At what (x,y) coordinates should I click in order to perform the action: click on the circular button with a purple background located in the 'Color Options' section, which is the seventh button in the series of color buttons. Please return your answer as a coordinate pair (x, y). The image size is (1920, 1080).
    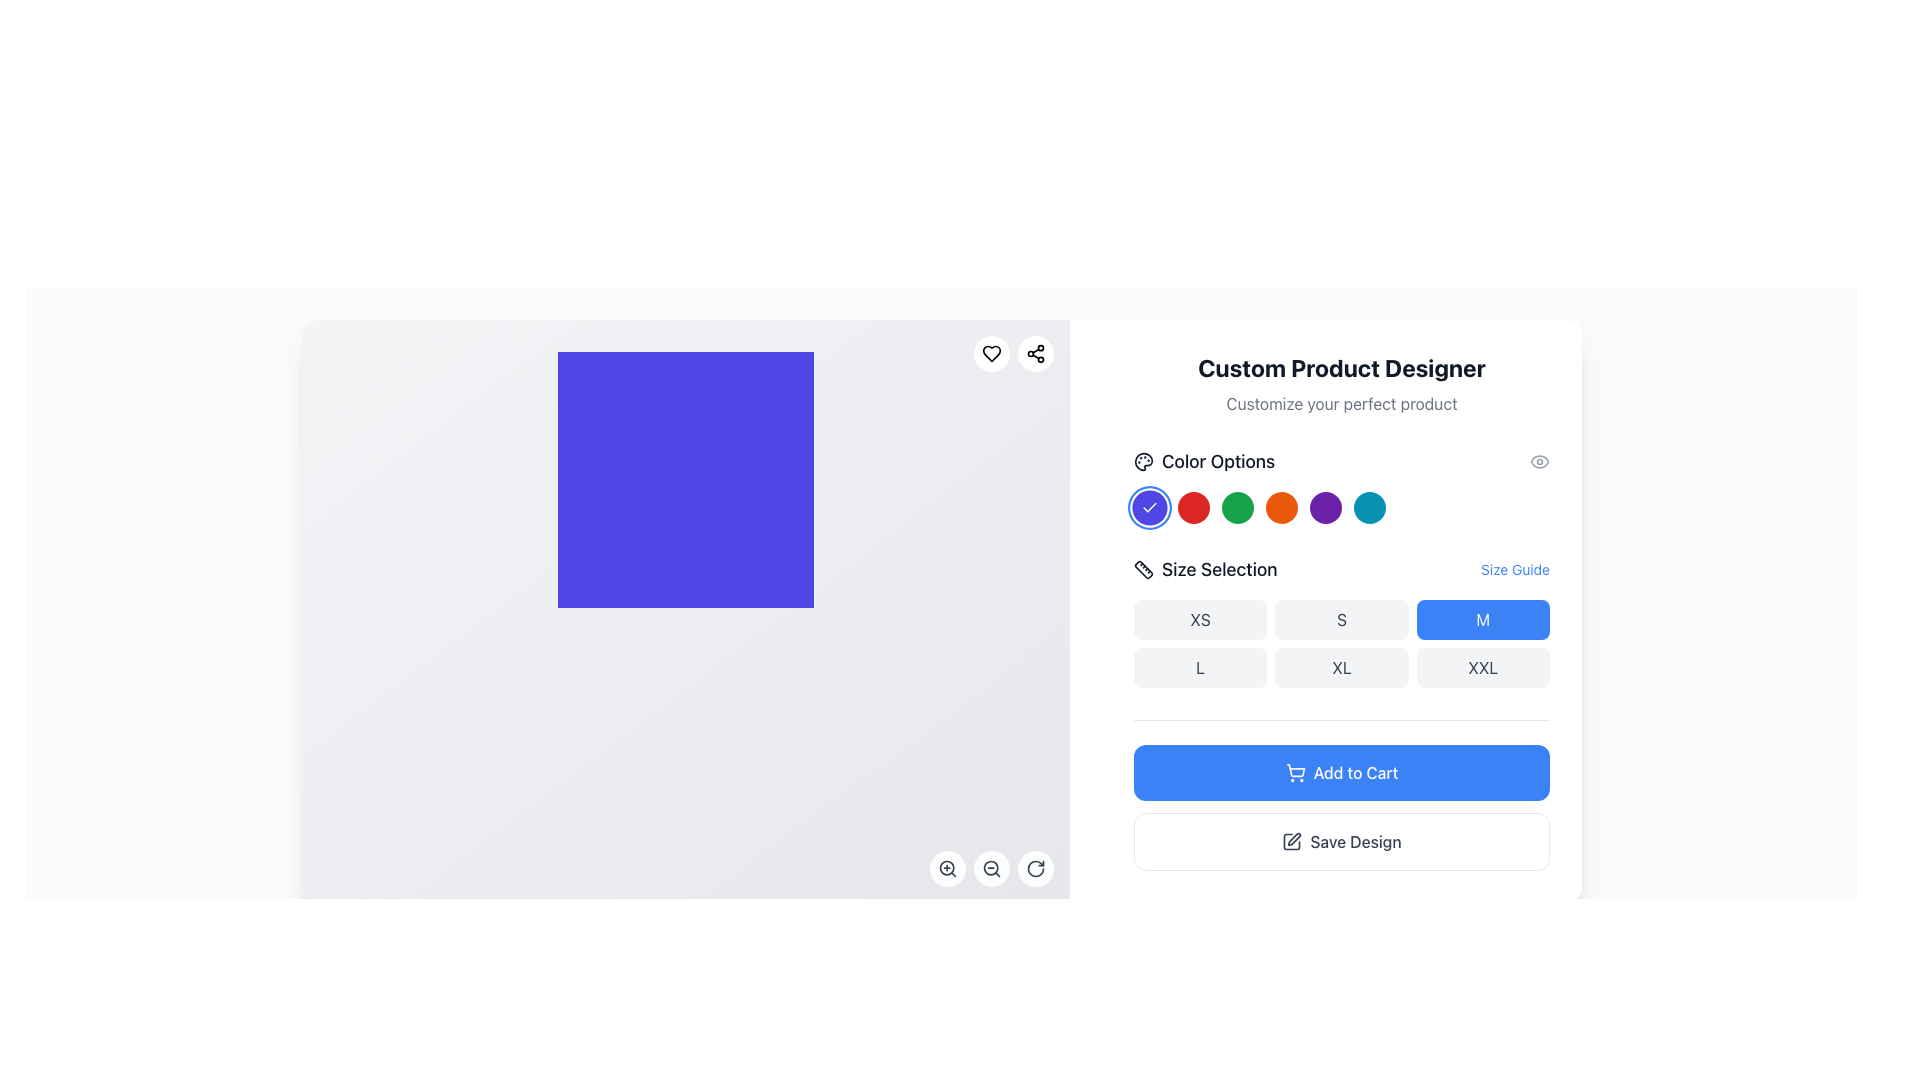
    Looking at the image, I should click on (1325, 507).